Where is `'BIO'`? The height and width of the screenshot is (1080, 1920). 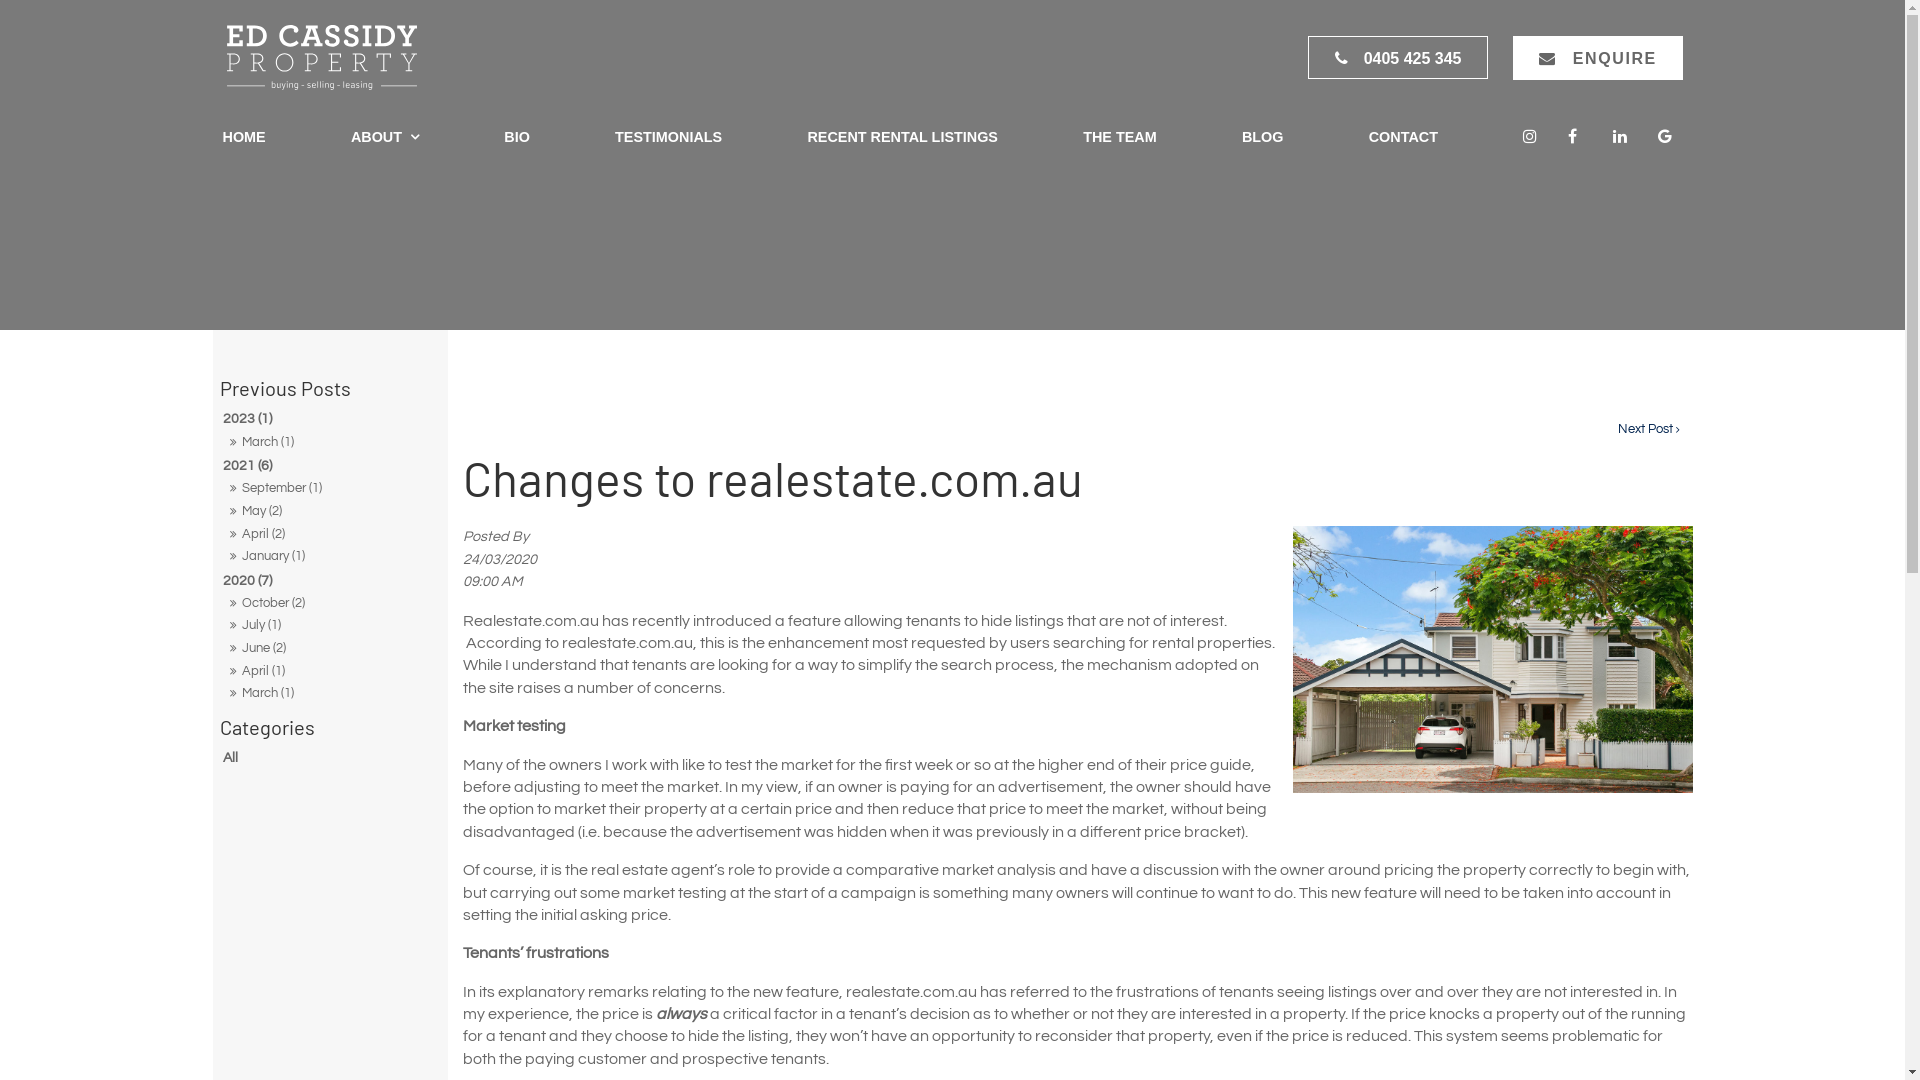
'BIO' is located at coordinates (517, 137).